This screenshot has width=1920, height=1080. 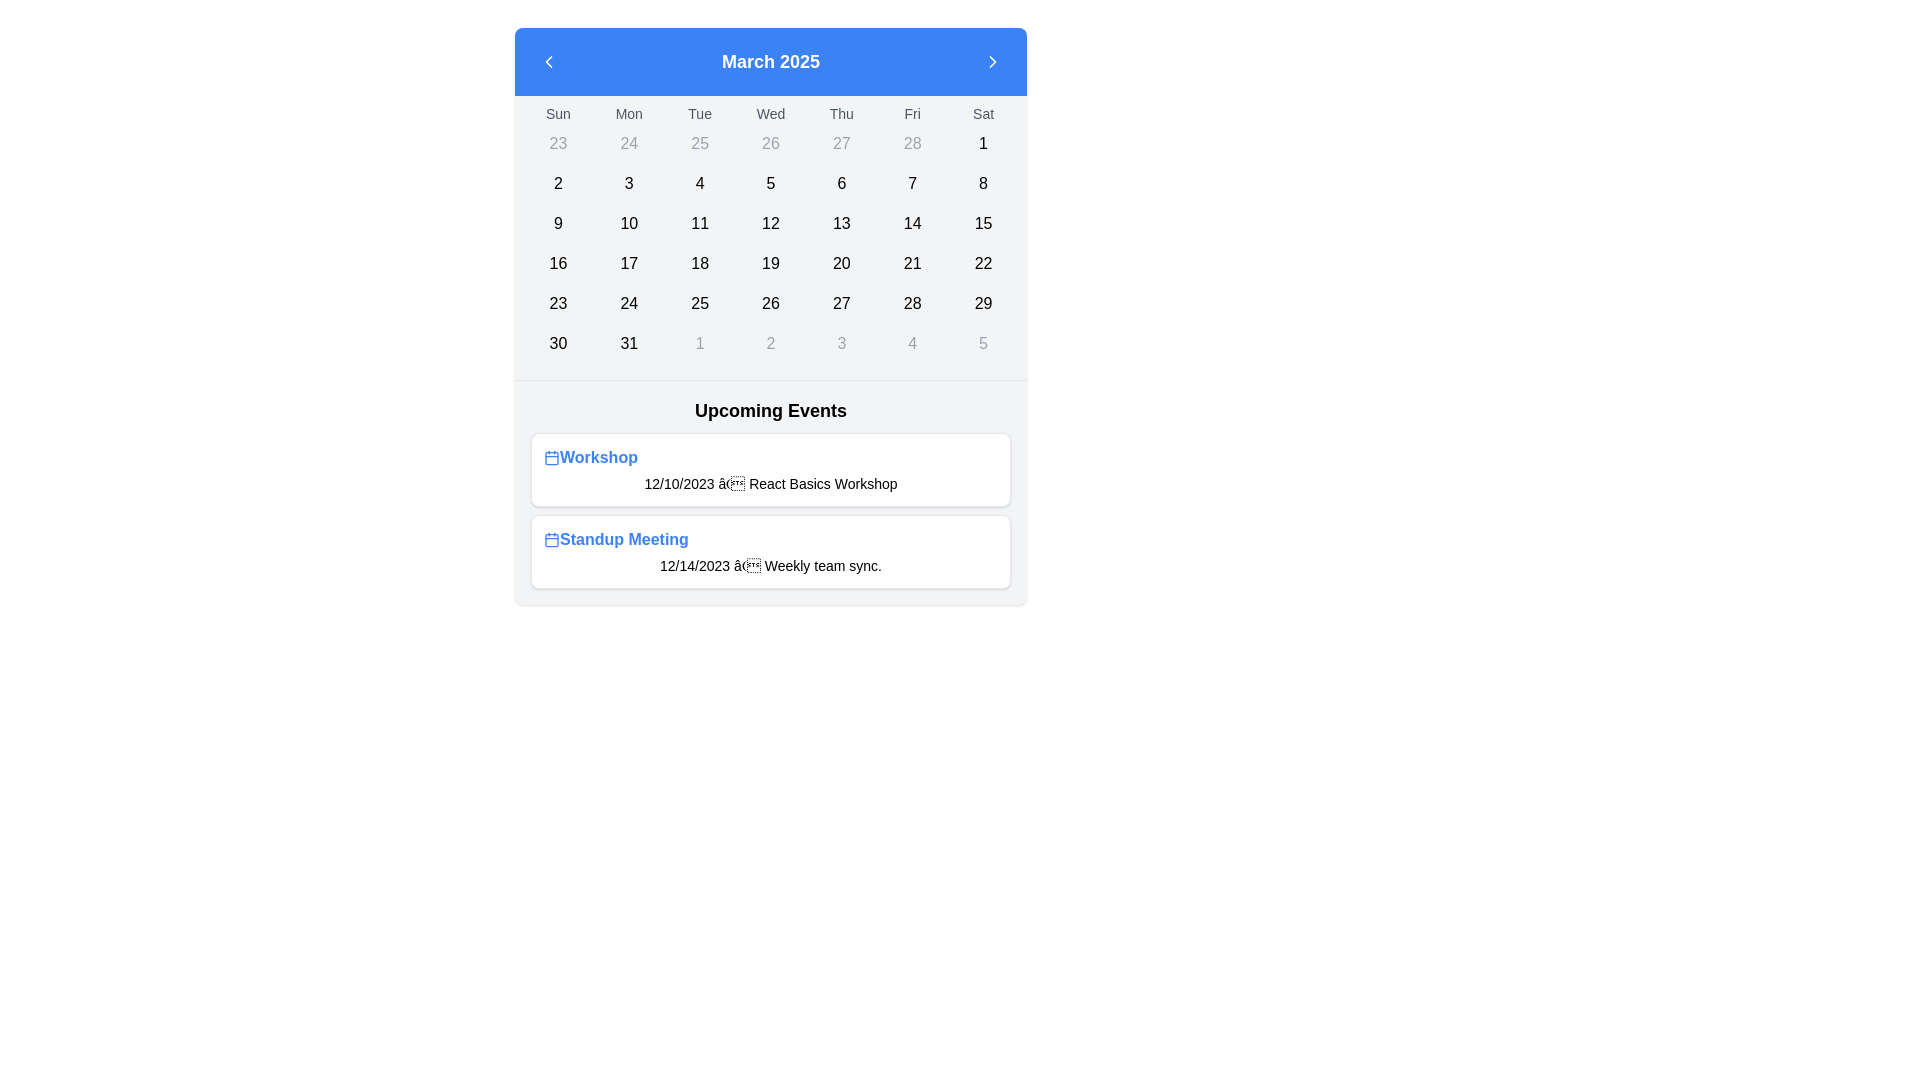 I want to click on the date button representing the 21st of the month in the calendar, located under 'Fri' in the fourth row, so click(x=911, y=262).